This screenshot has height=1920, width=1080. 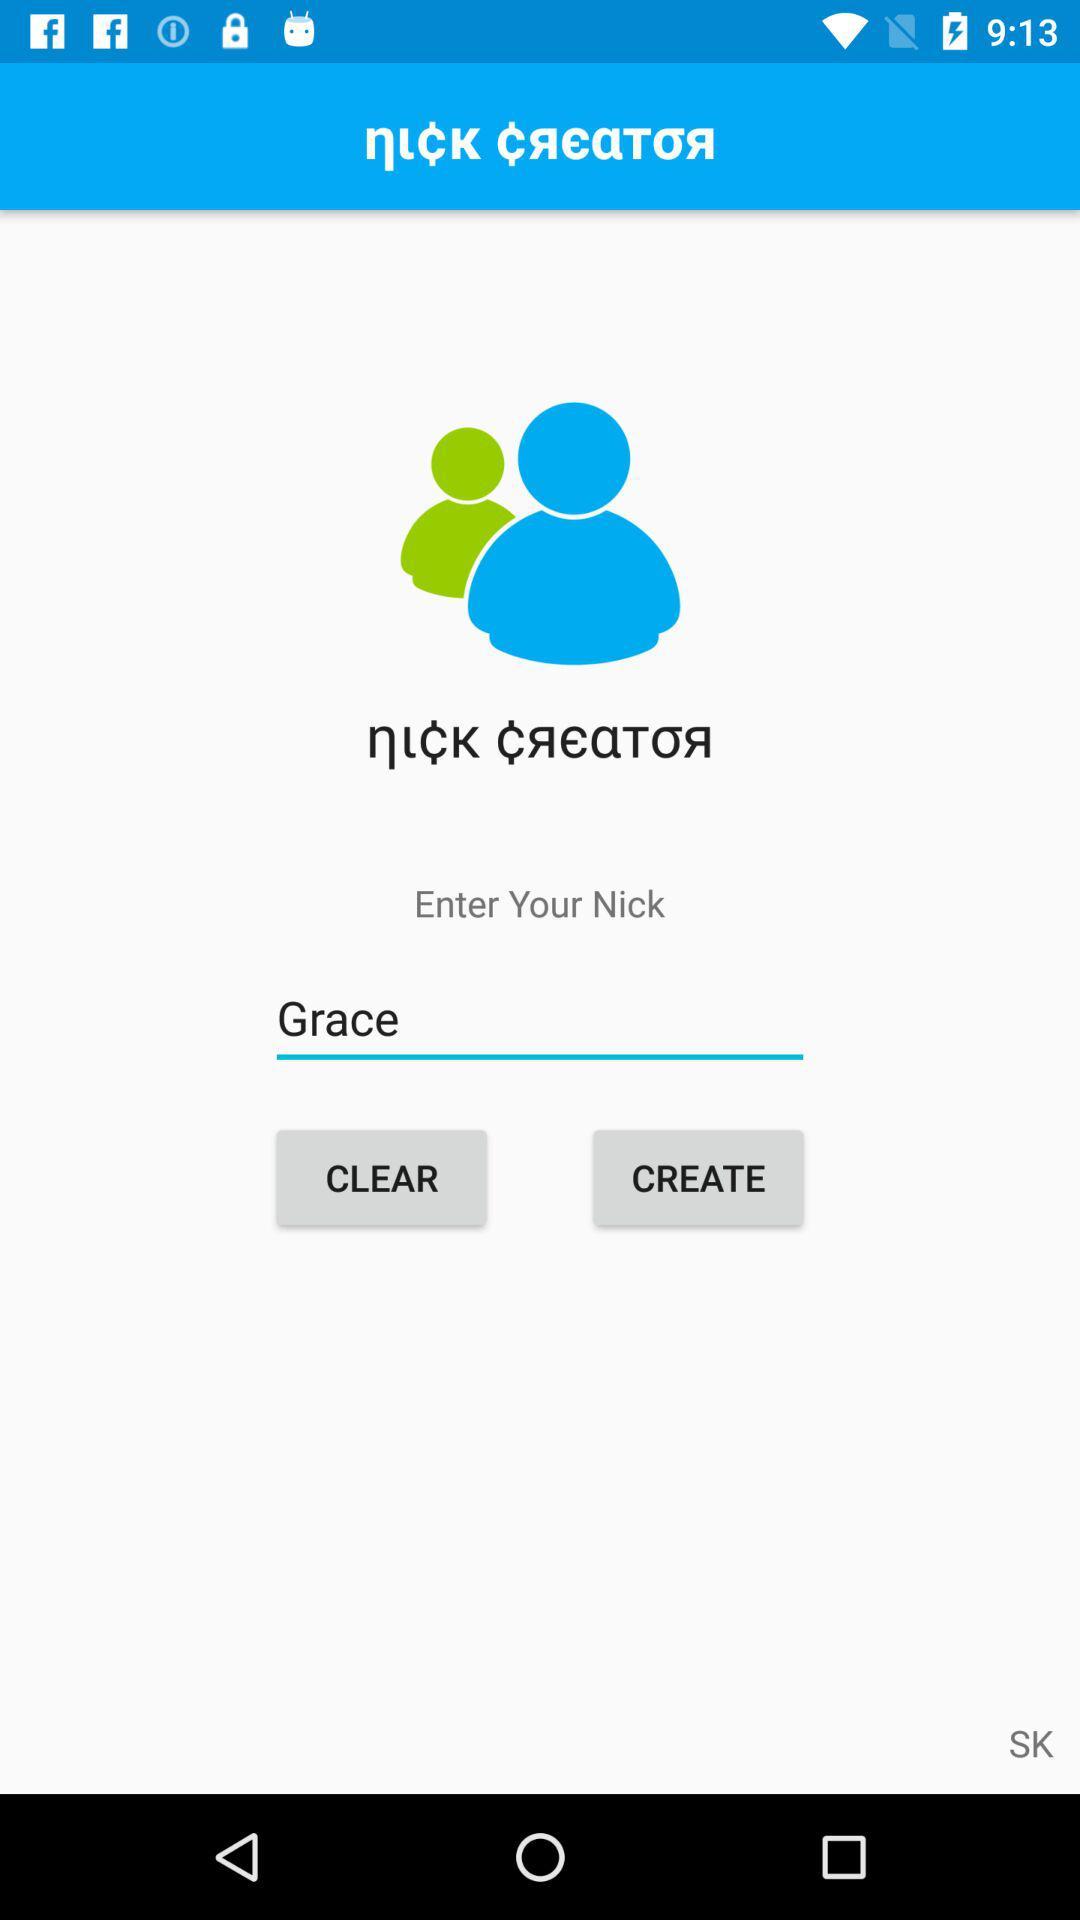 I want to click on item at the bottom right corner, so click(x=1031, y=1741).